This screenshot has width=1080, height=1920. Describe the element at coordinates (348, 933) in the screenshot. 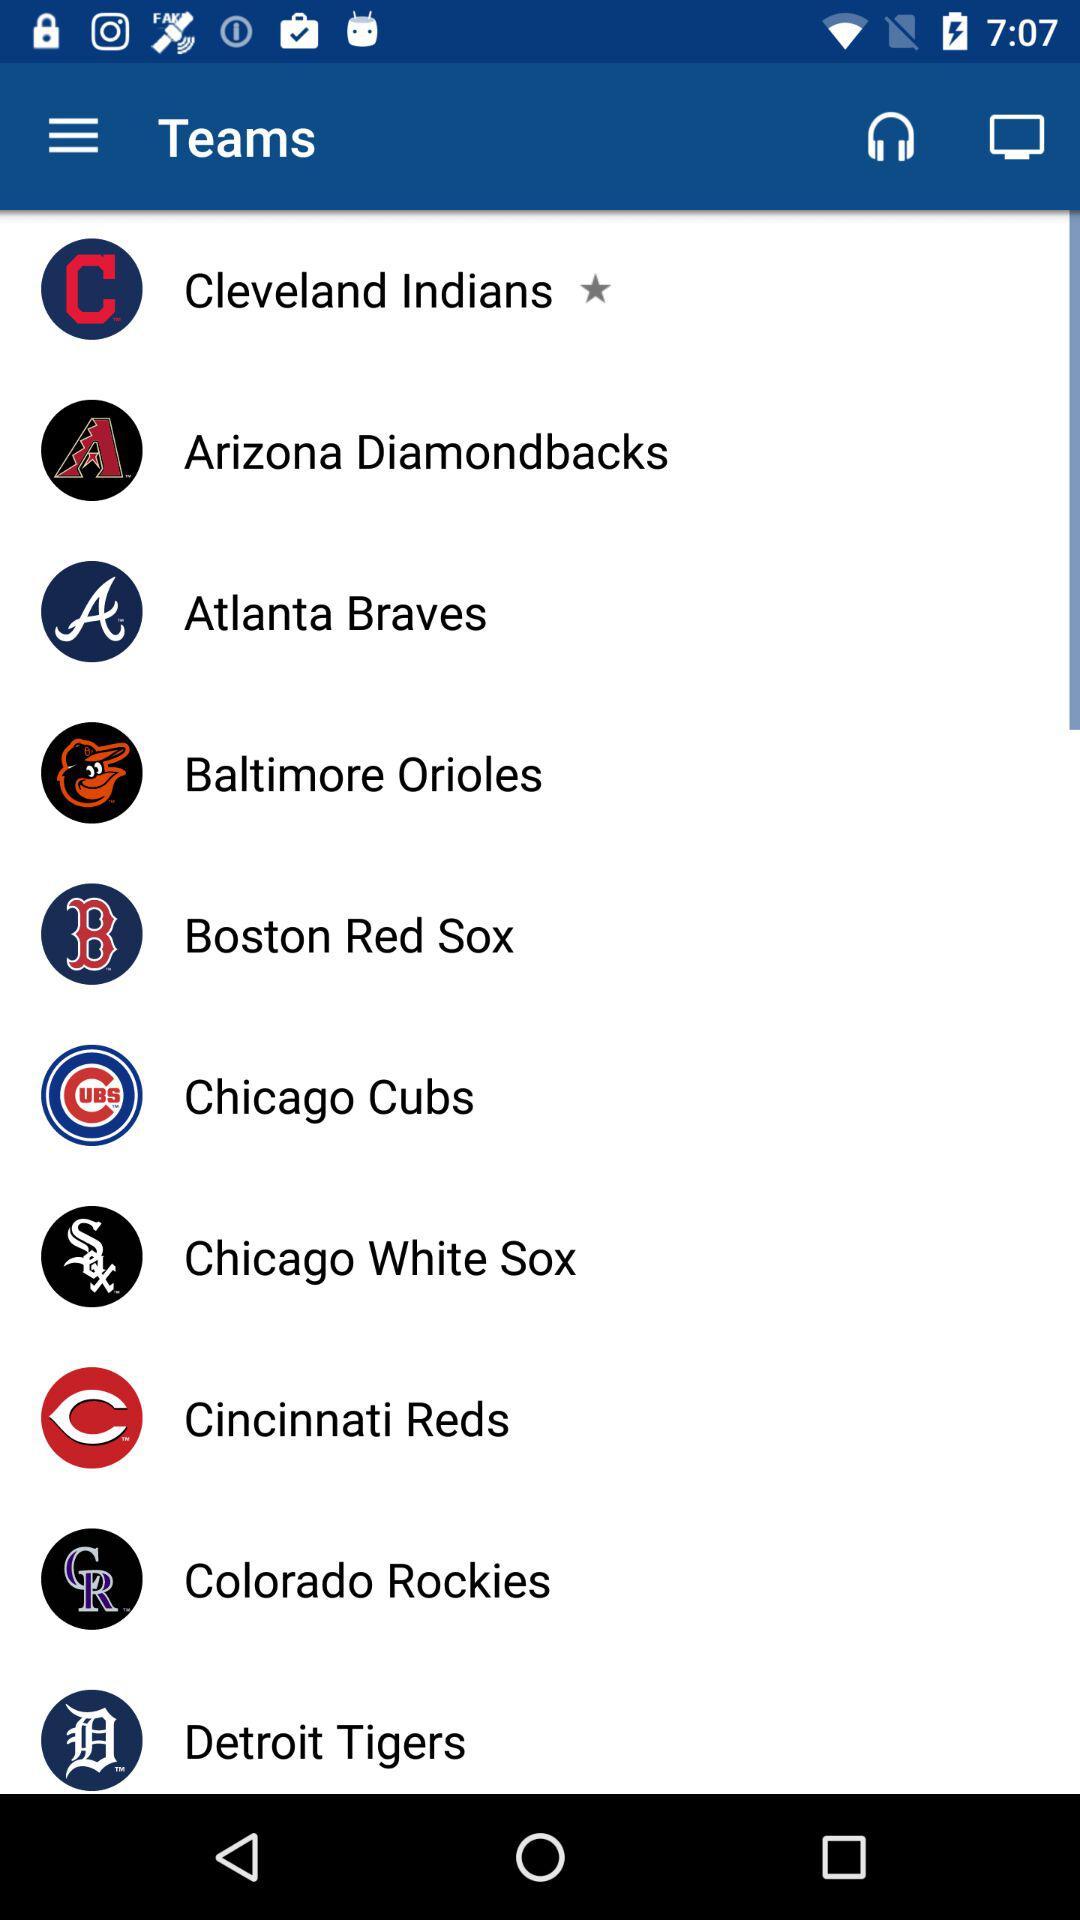

I see `item above chicago cubs item` at that location.